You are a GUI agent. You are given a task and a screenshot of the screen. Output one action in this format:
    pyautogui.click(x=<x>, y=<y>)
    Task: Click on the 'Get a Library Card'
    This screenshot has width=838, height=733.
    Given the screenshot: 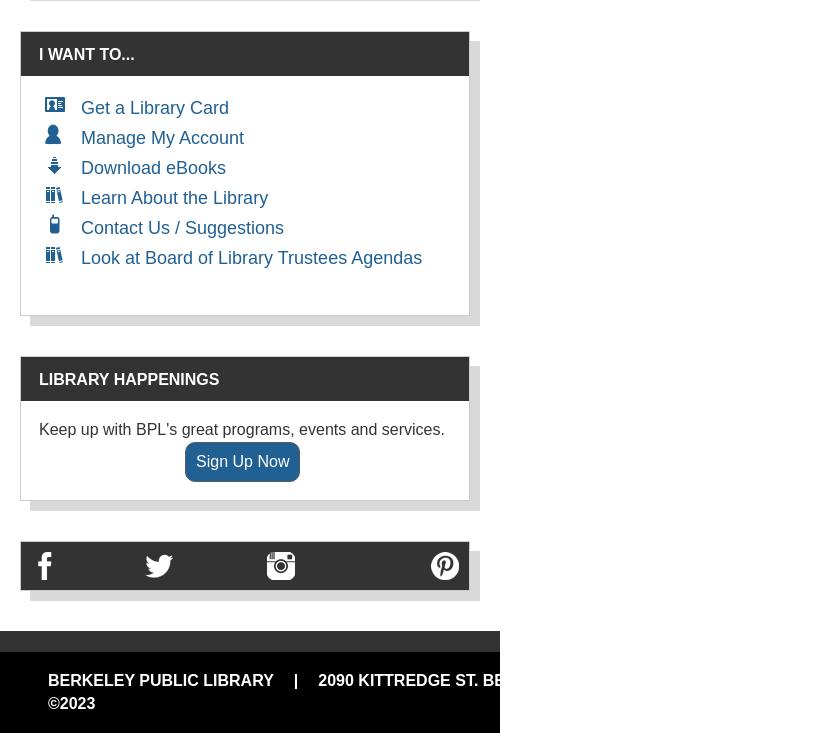 What is the action you would take?
    pyautogui.click(x=155, y=107)
    